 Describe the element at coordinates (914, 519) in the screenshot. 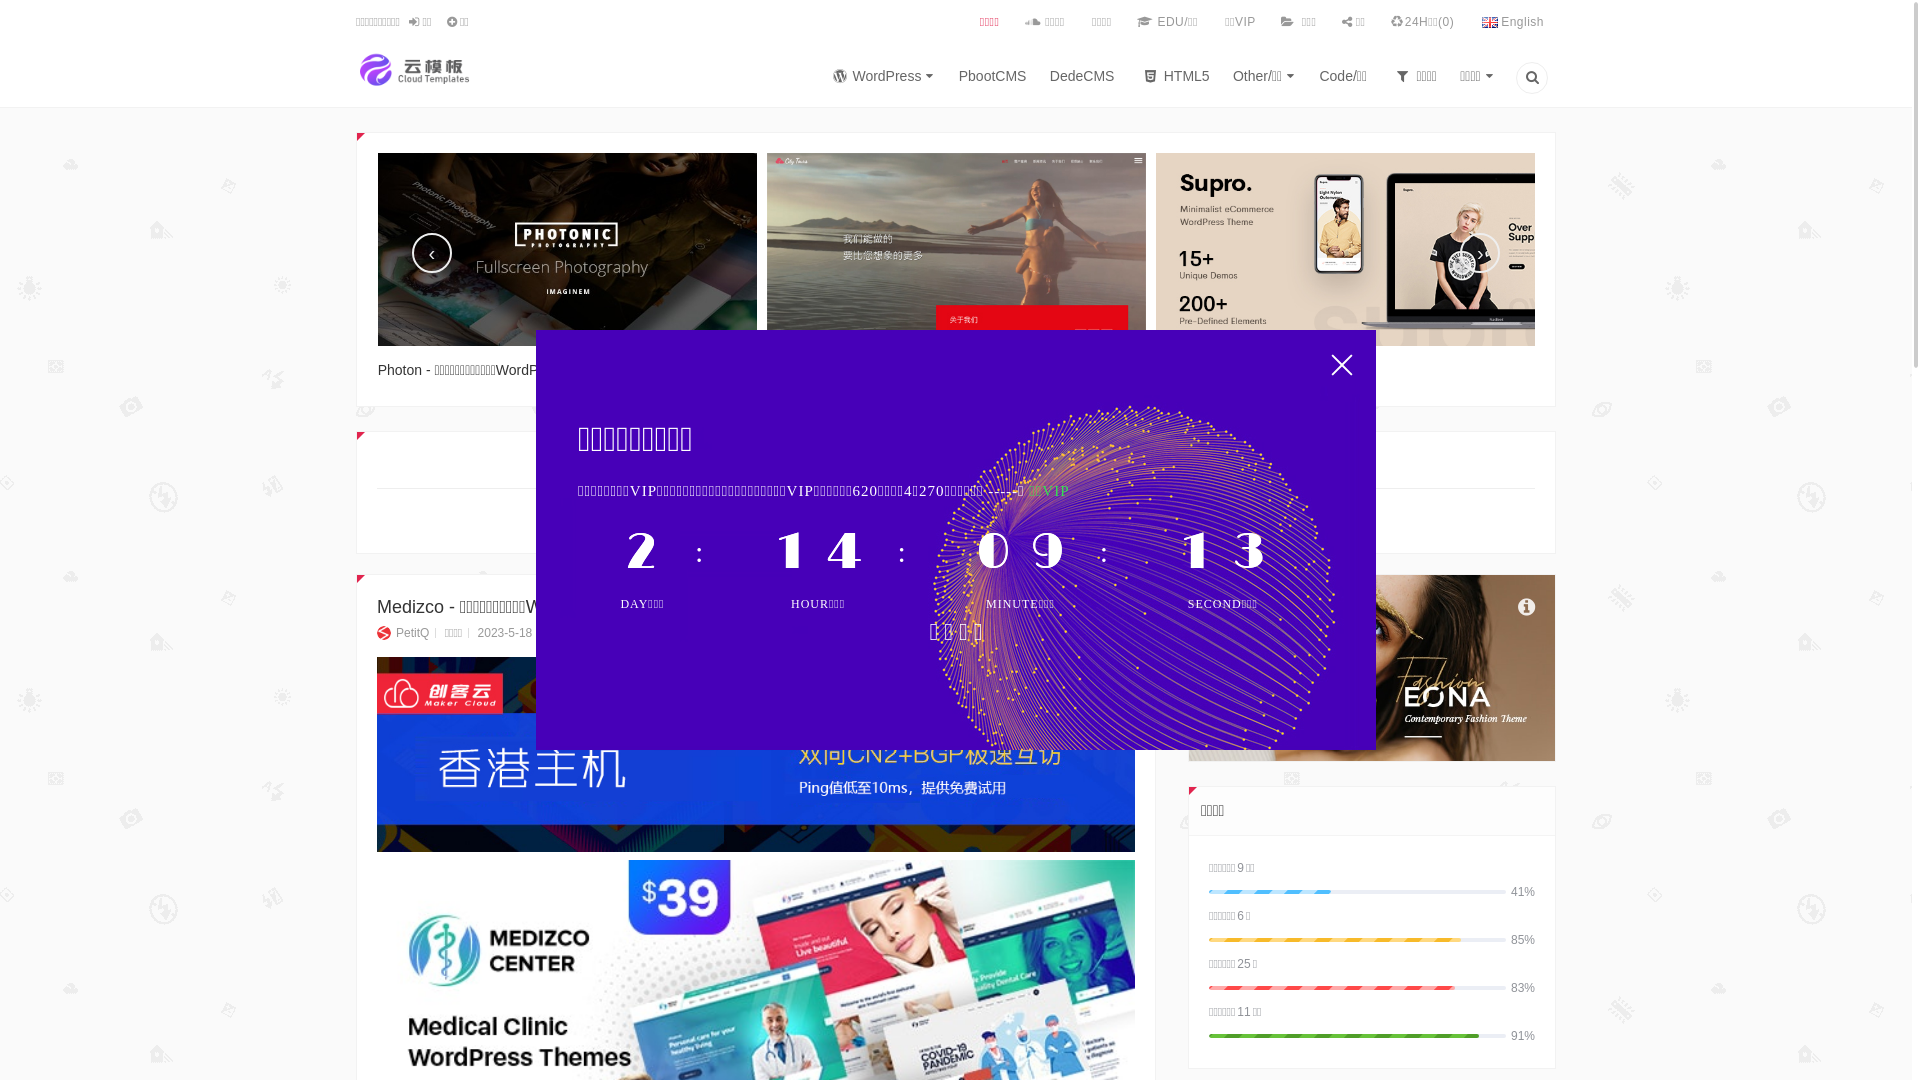

I see `'WordPress'` at that location.